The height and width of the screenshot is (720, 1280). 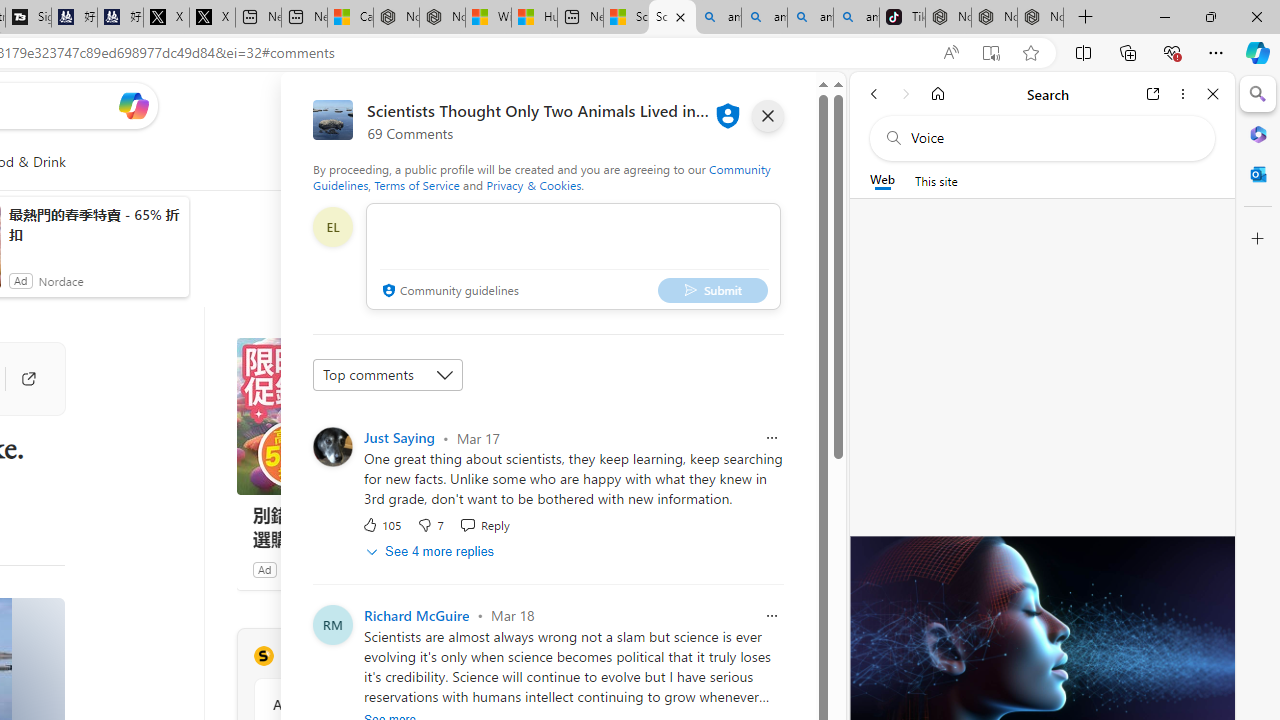 I want to click on 'Close', so click(x=1212, y=93).